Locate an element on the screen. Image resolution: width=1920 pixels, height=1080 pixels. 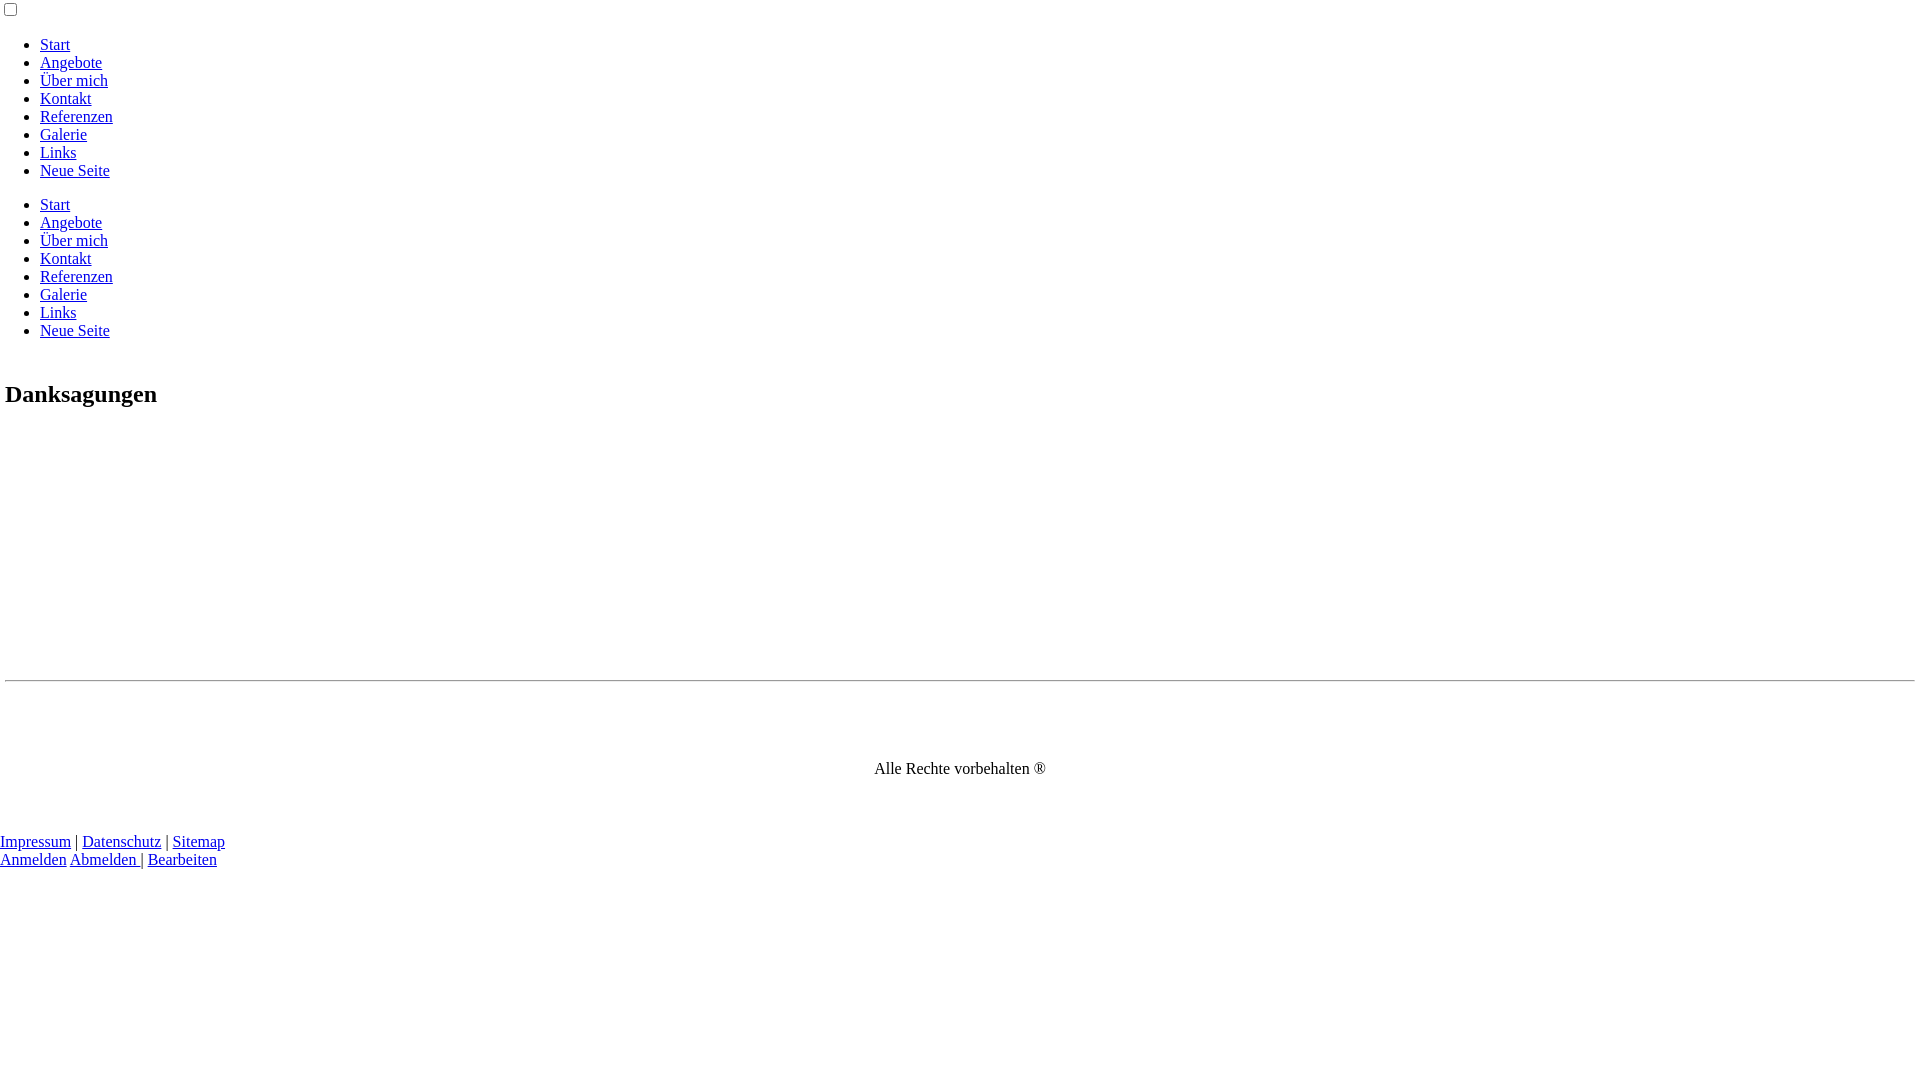
'Anmelden' is located at coordinates (33, 858).